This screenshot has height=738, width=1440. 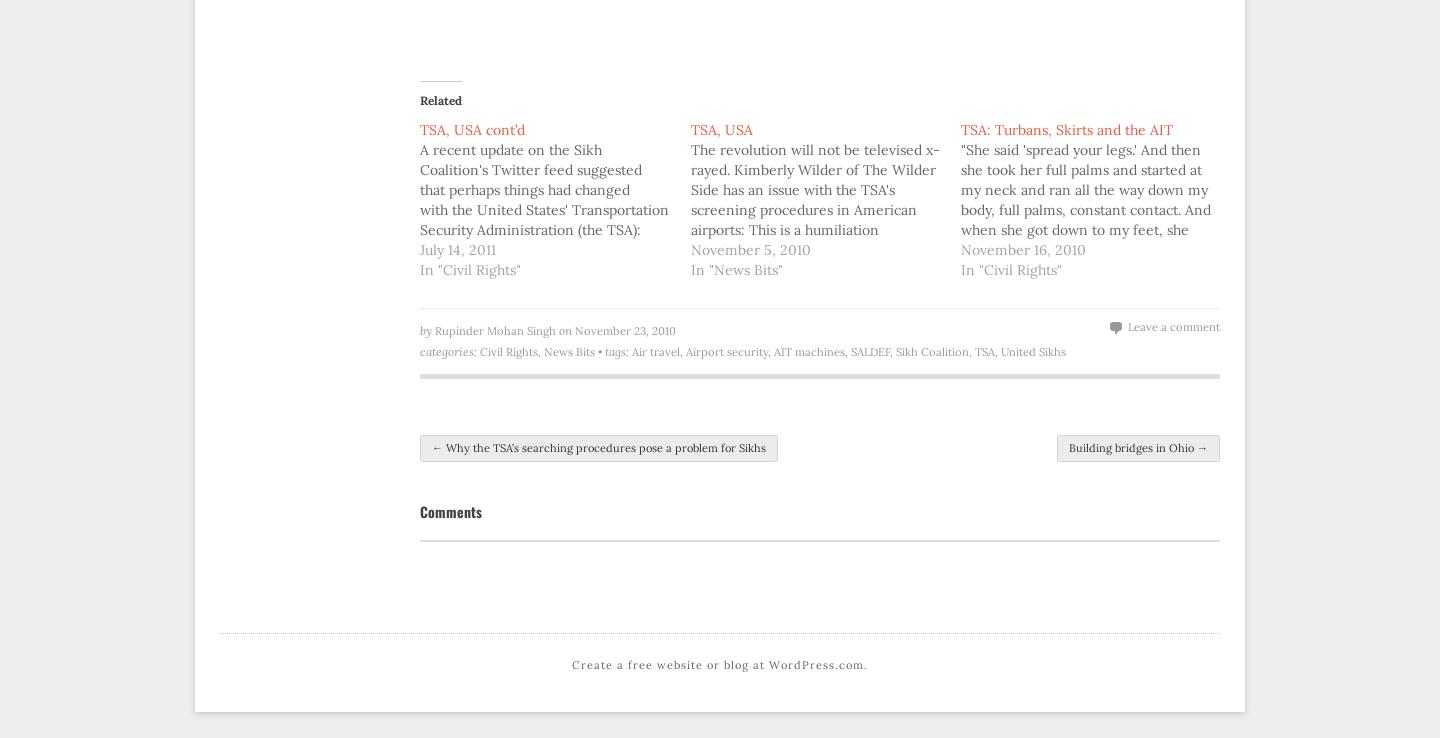 What do you see at coordinates (442, 446) in the screenshot?
I see `'Why the TSA’s searching procedures pose a problem for Sikhs'` at bounding box center [442, 446].